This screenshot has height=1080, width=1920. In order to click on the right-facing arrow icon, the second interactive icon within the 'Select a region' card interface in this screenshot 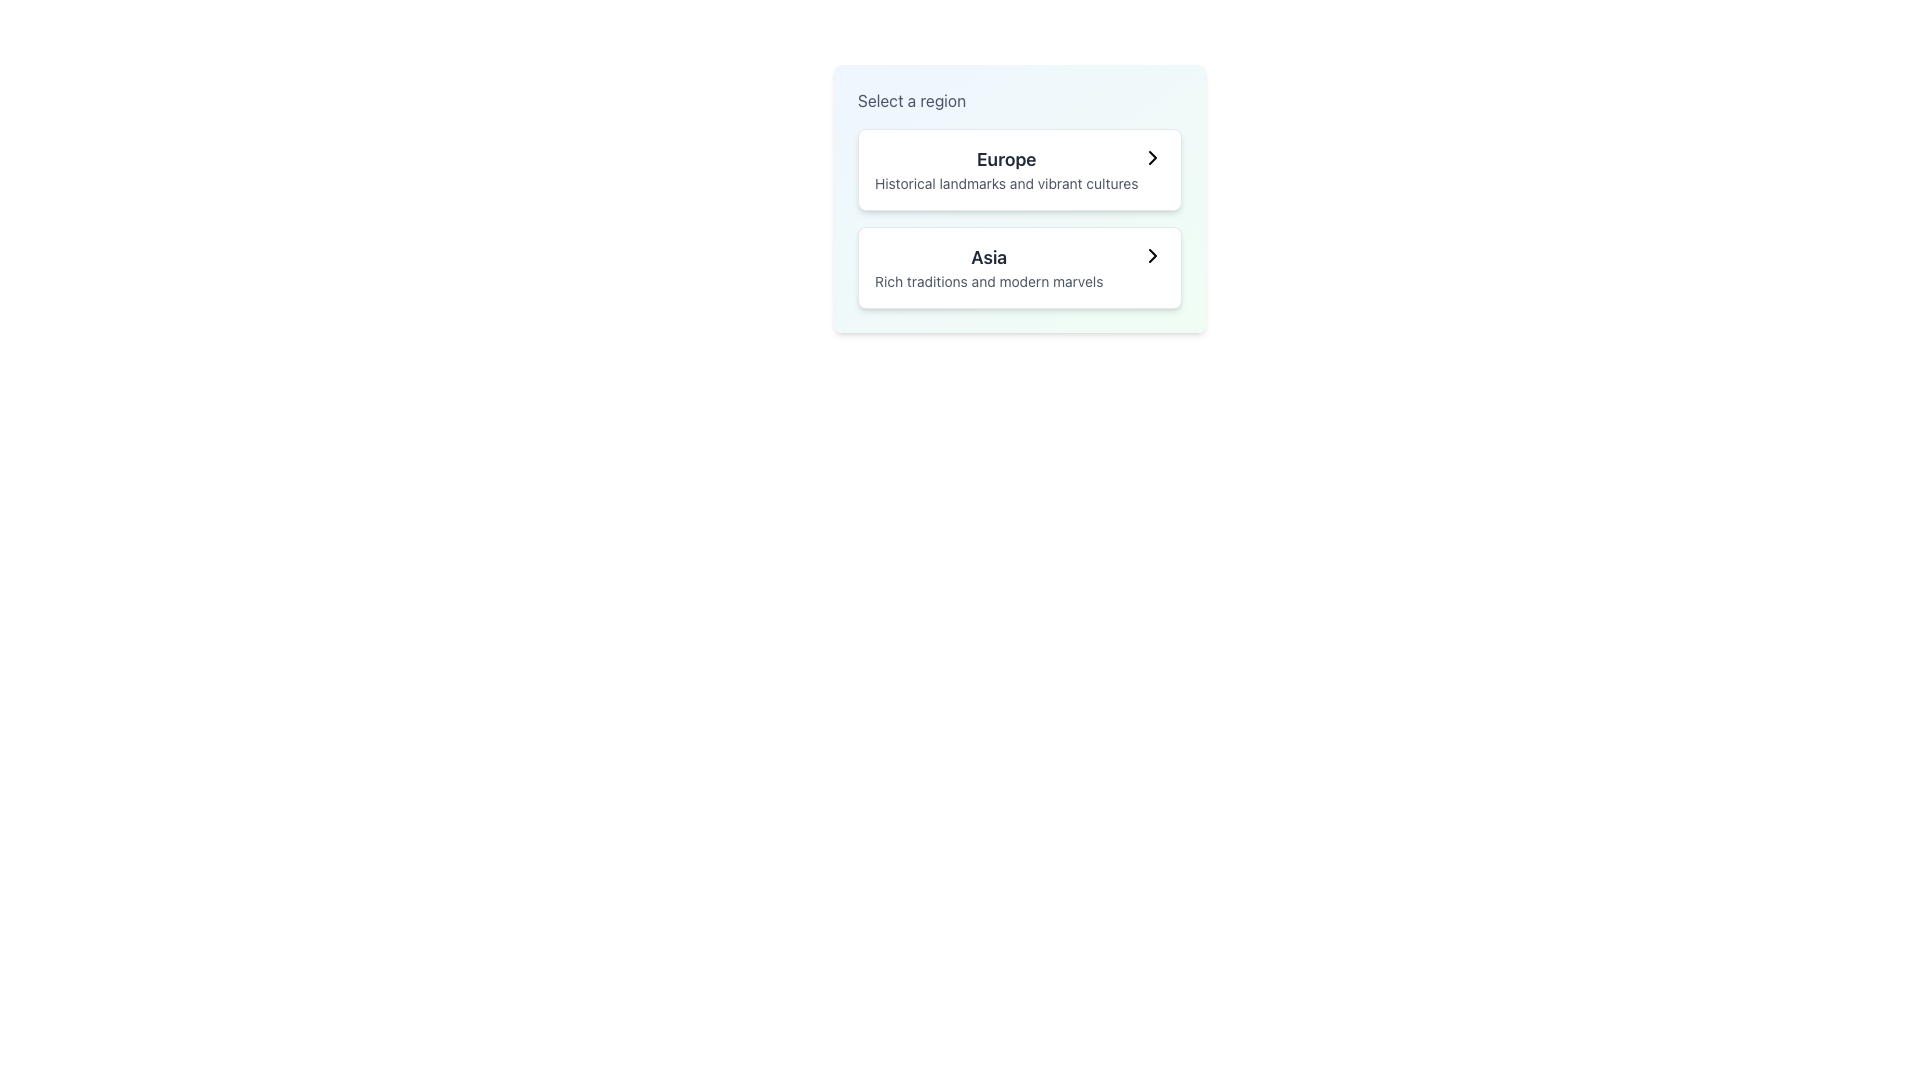, I will do `click(1152, 254)`.